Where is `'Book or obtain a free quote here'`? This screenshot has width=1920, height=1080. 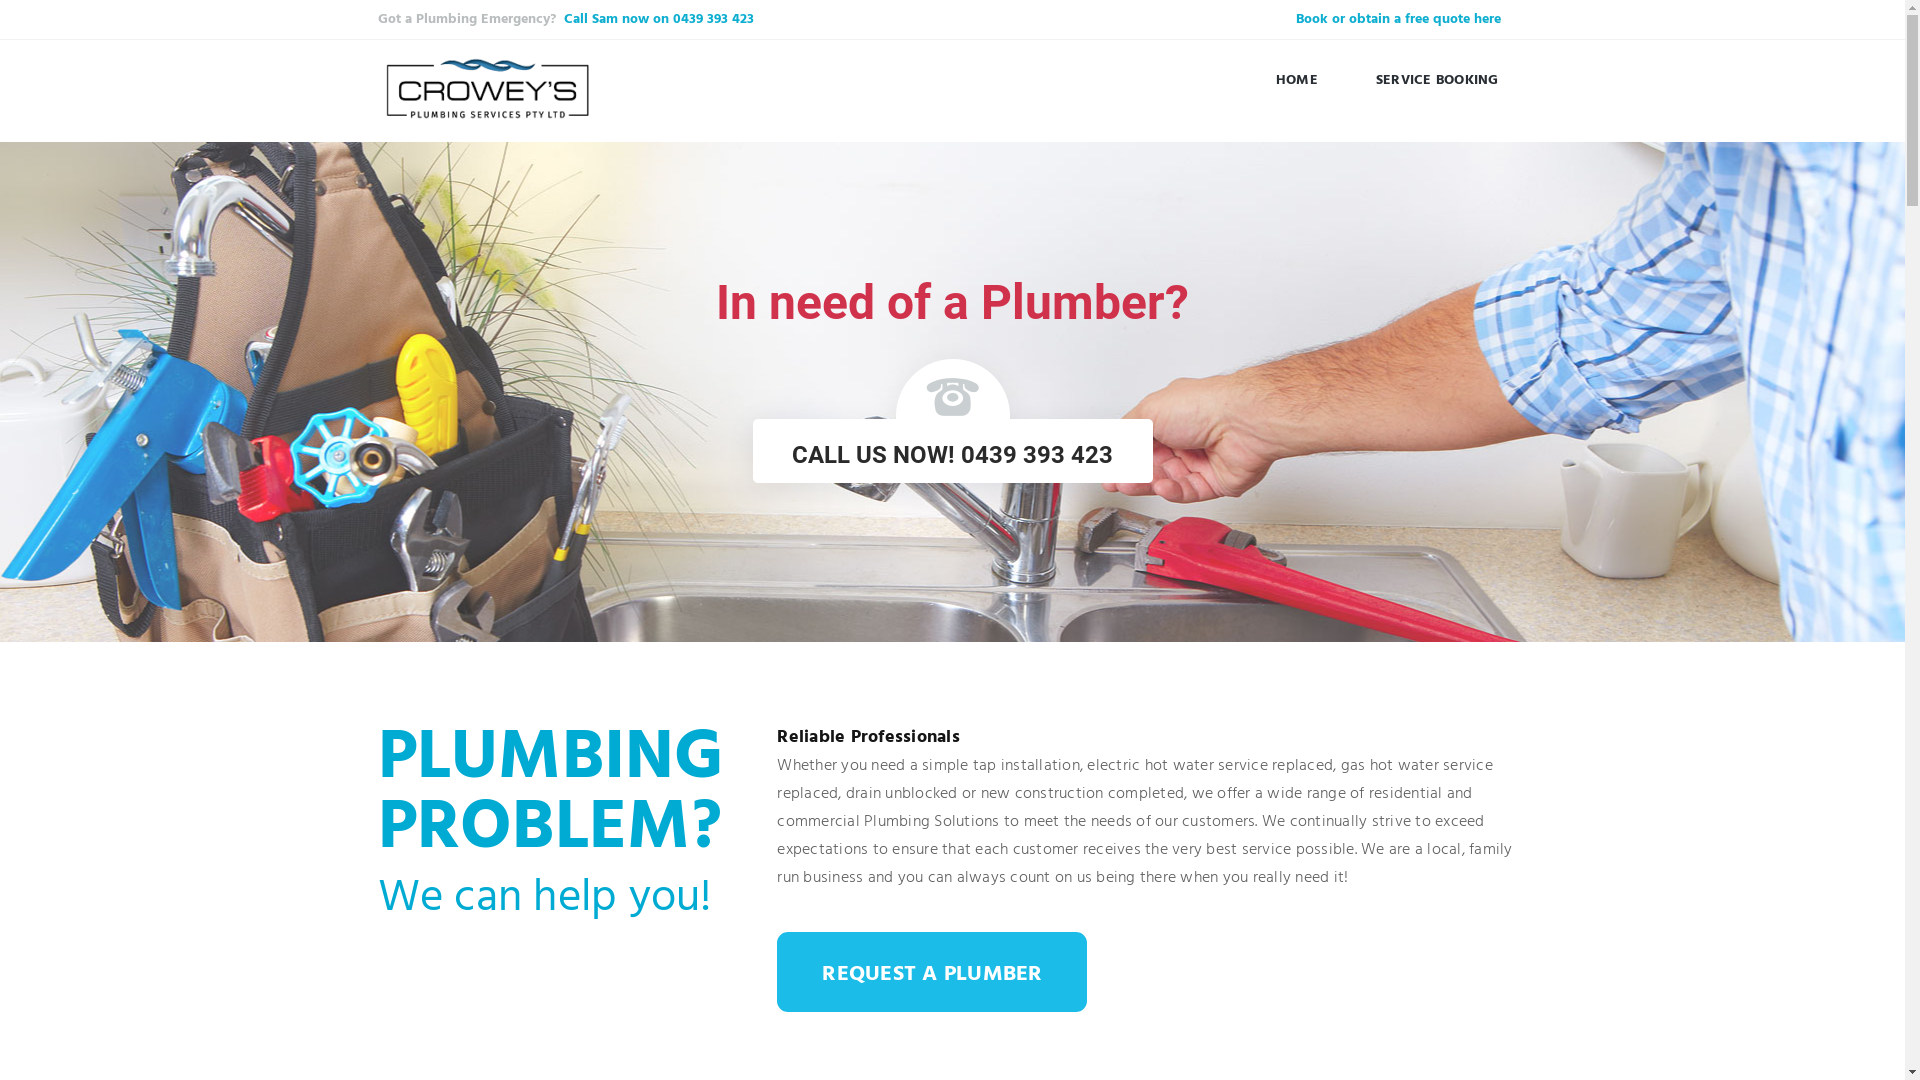
'Book or obtain a free quote here' is located at coordinates (1397, 19).